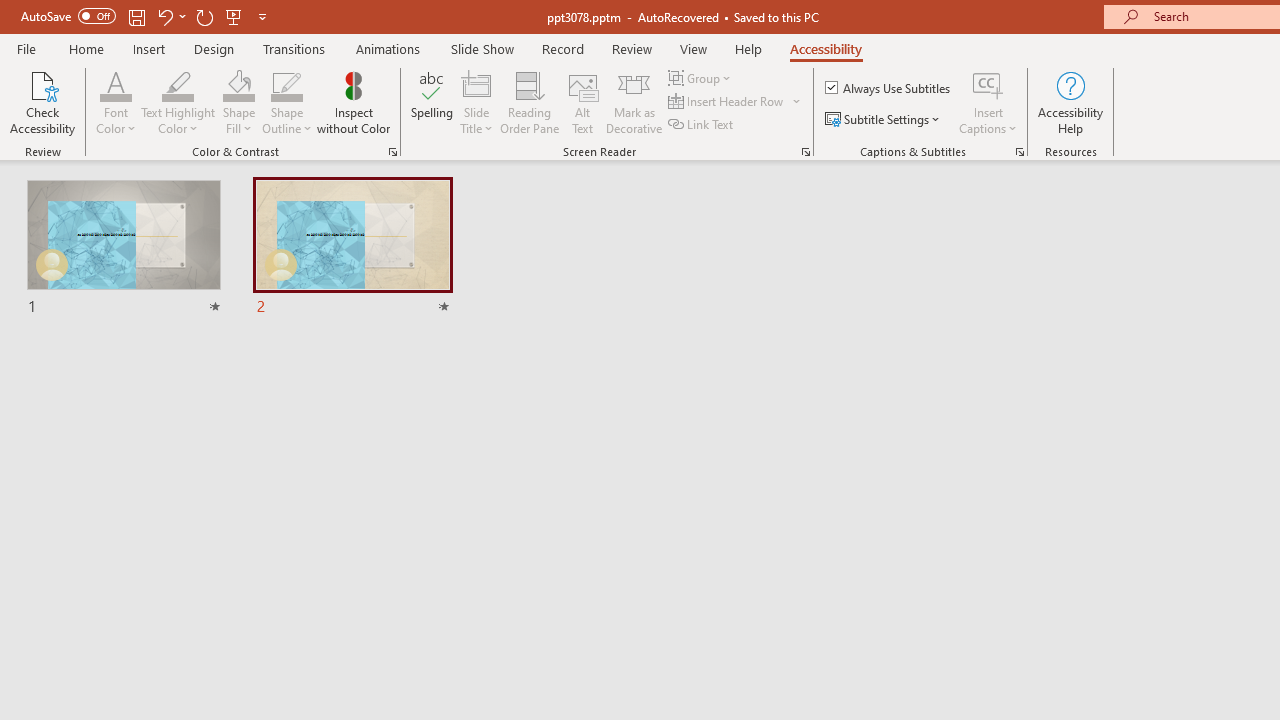 Image resolution: width=1280 pixels, height=720 pixels. I want to click on 'Link Text', so click(702, 124).